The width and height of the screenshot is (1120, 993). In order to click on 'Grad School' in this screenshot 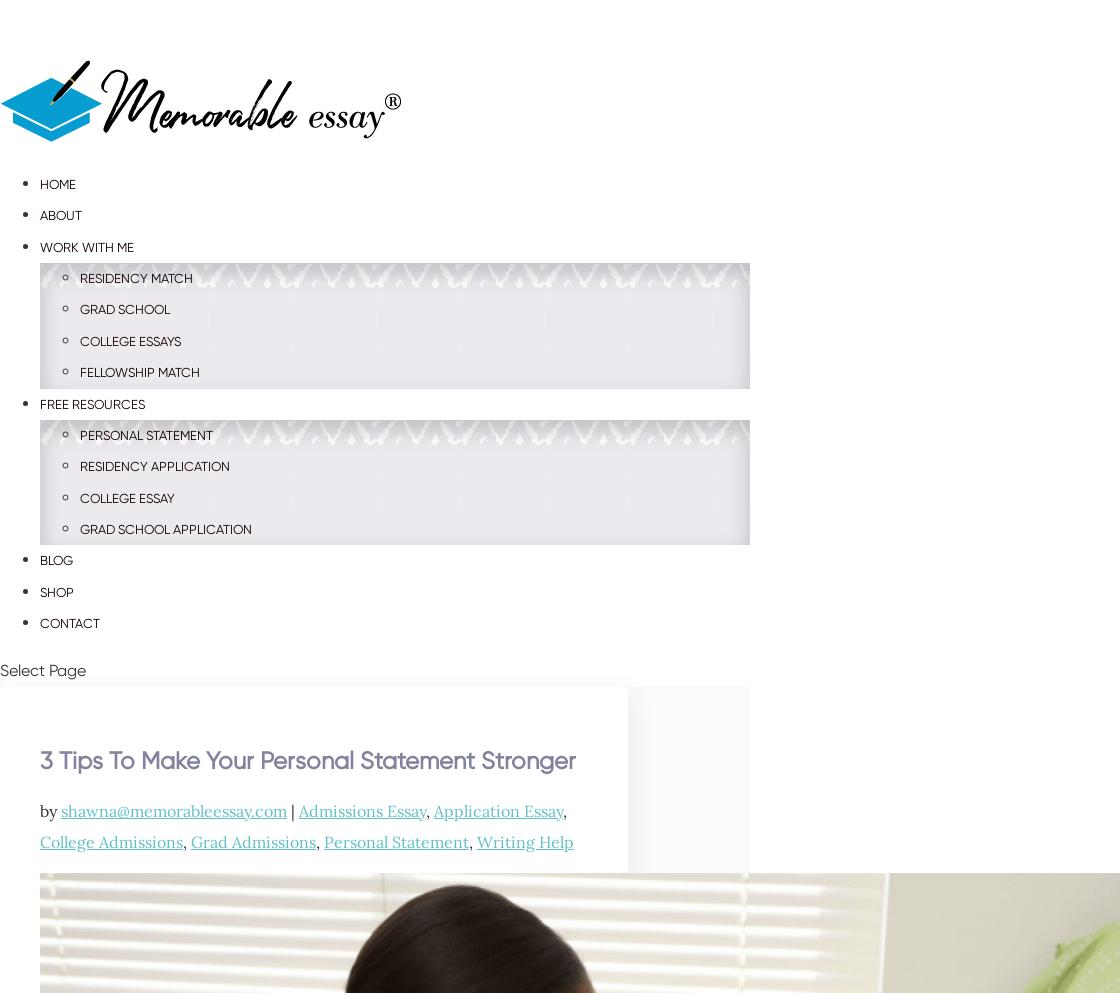, I will do `click(124, 308)`.